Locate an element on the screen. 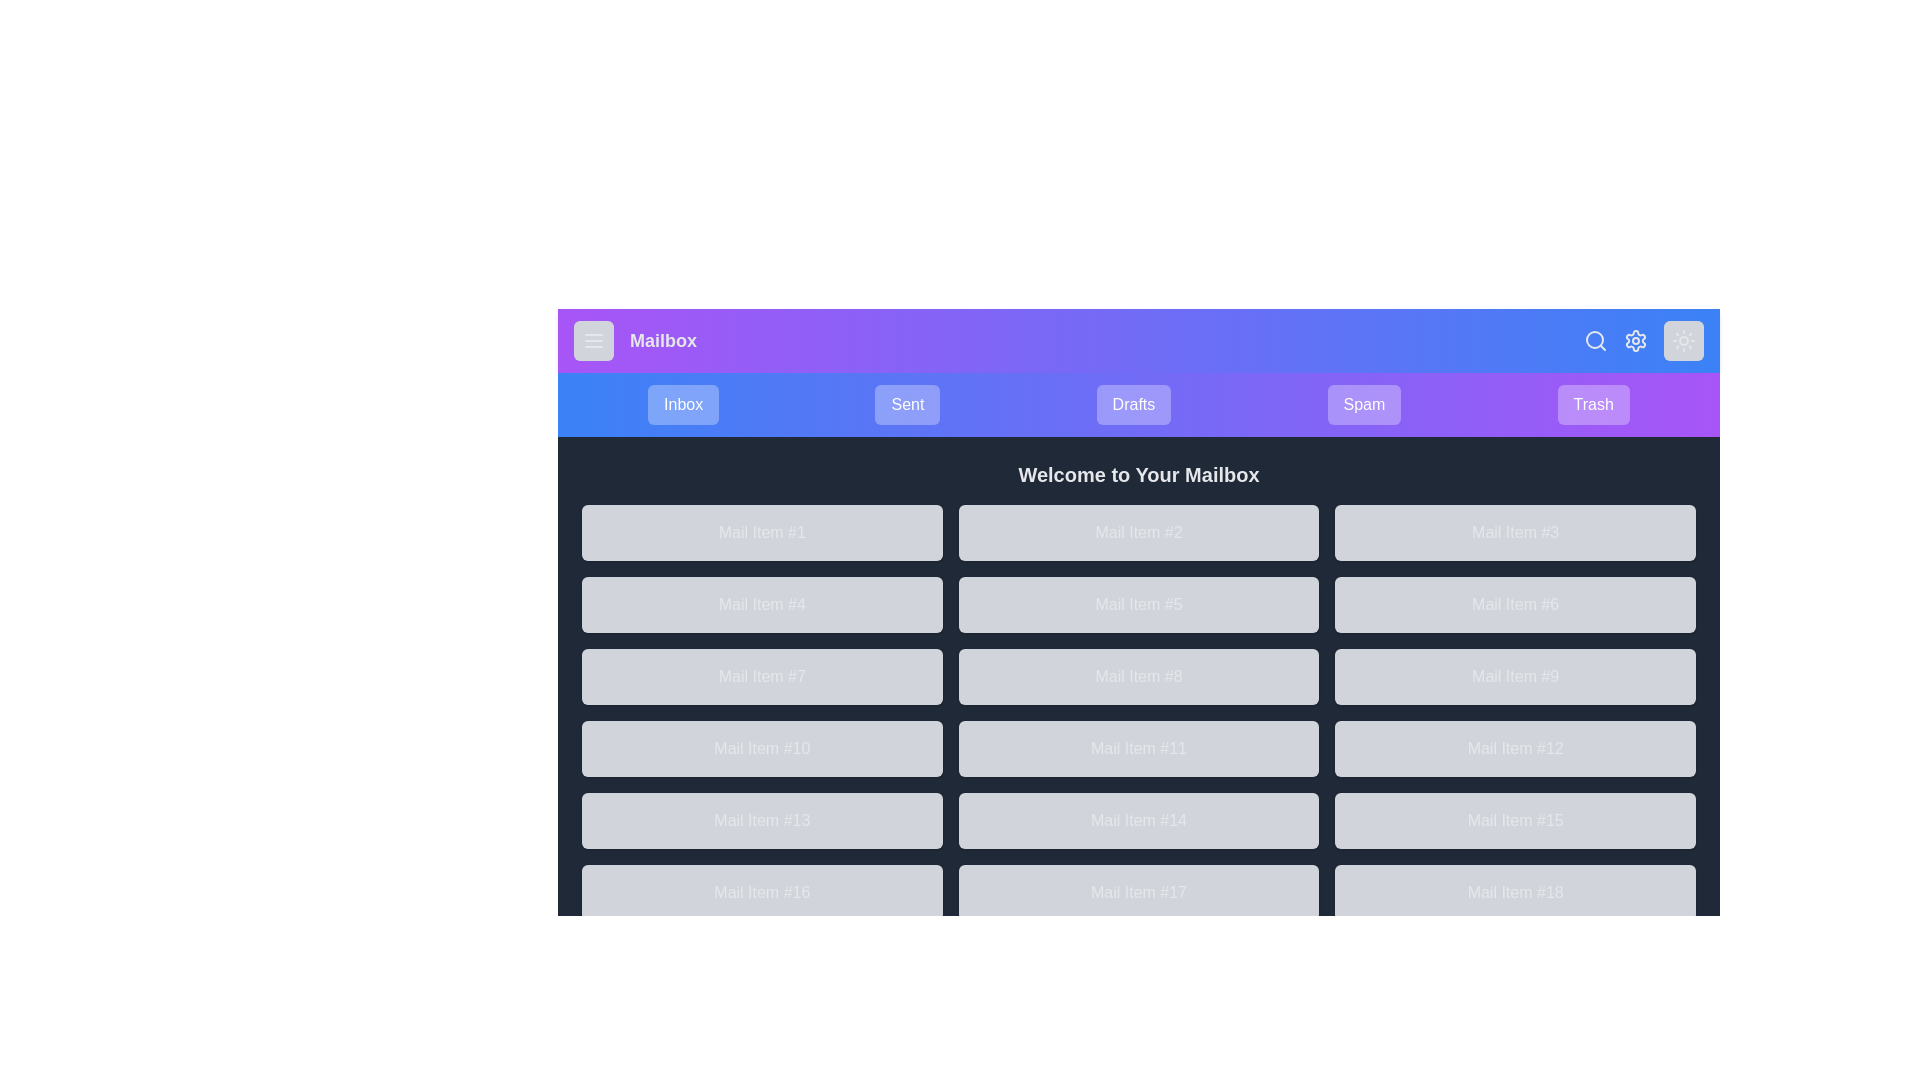 The height and width of the screenshot is (1080, 1920). button with the sun or moon icon to toggle between light and dark mode is located at coordinates (1683, 339).